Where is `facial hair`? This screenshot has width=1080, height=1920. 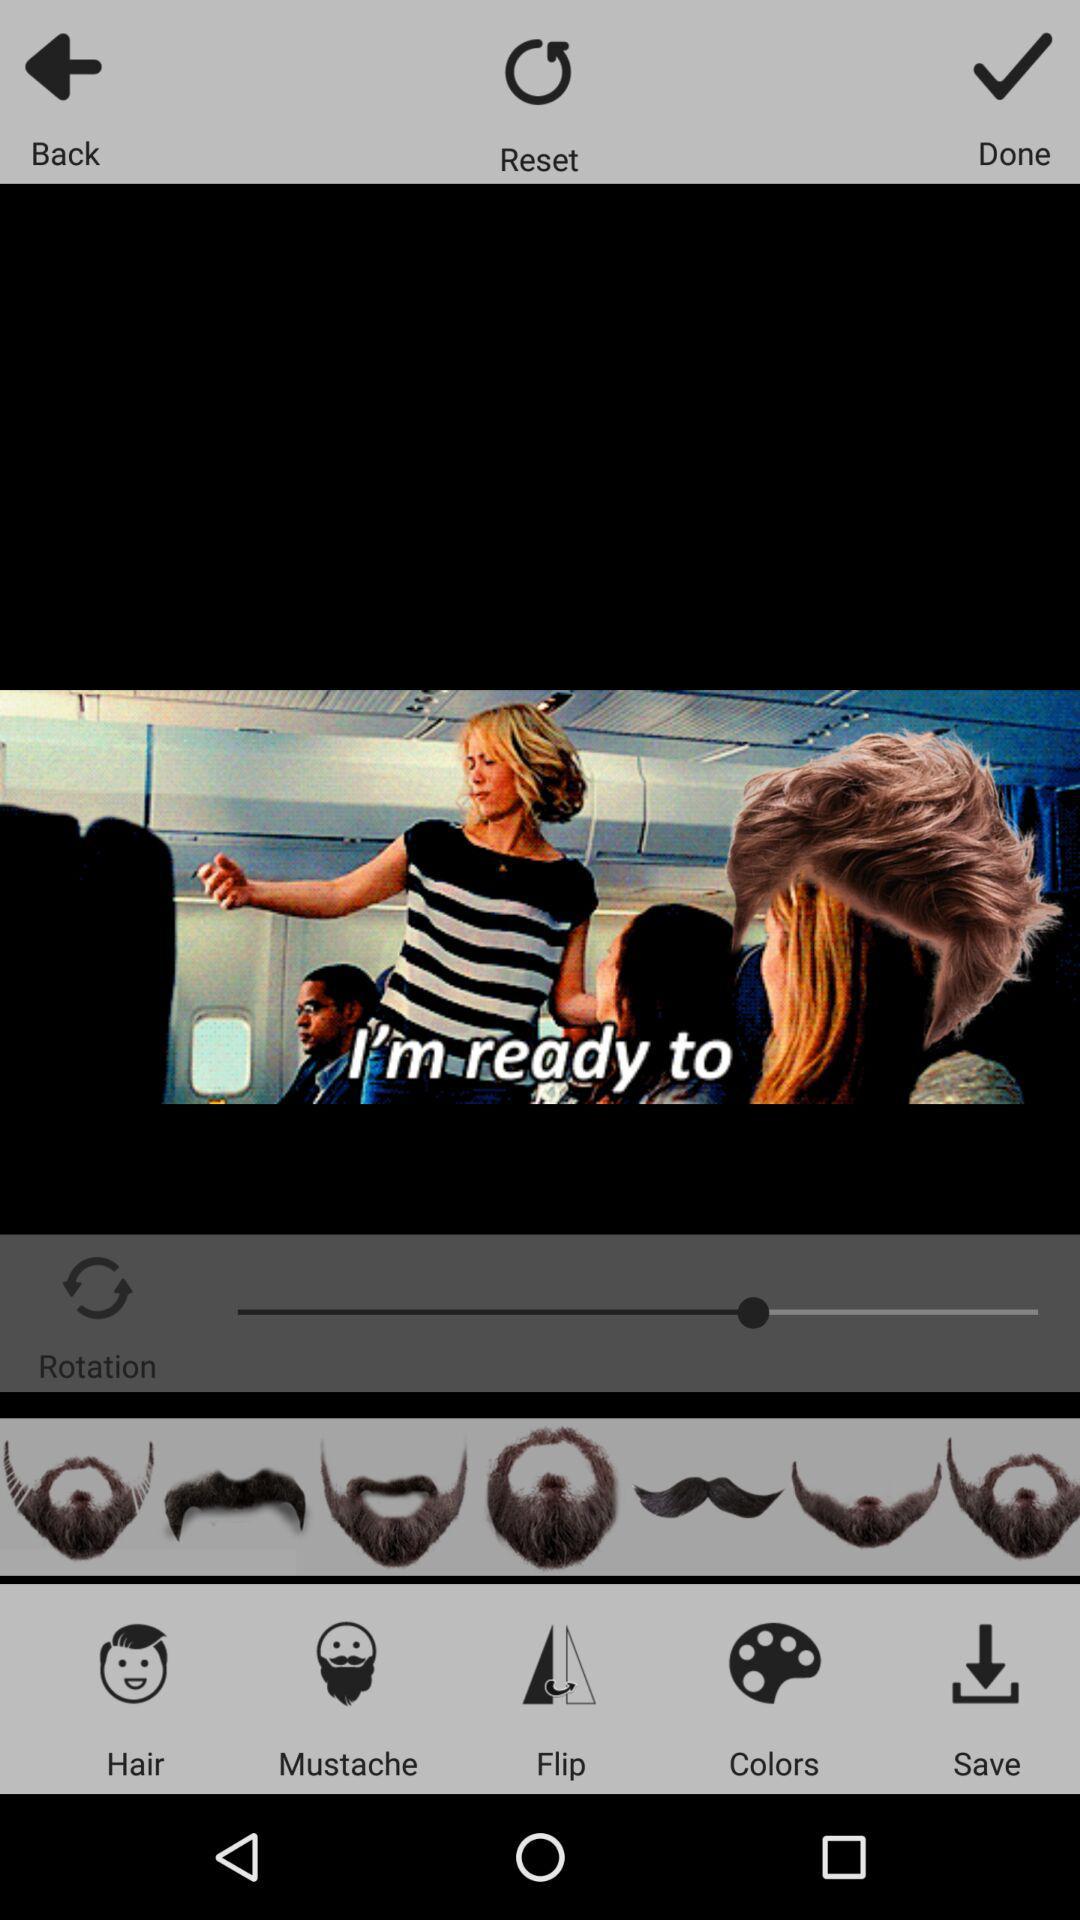
facial hair is located at coordinates (865, 1497).